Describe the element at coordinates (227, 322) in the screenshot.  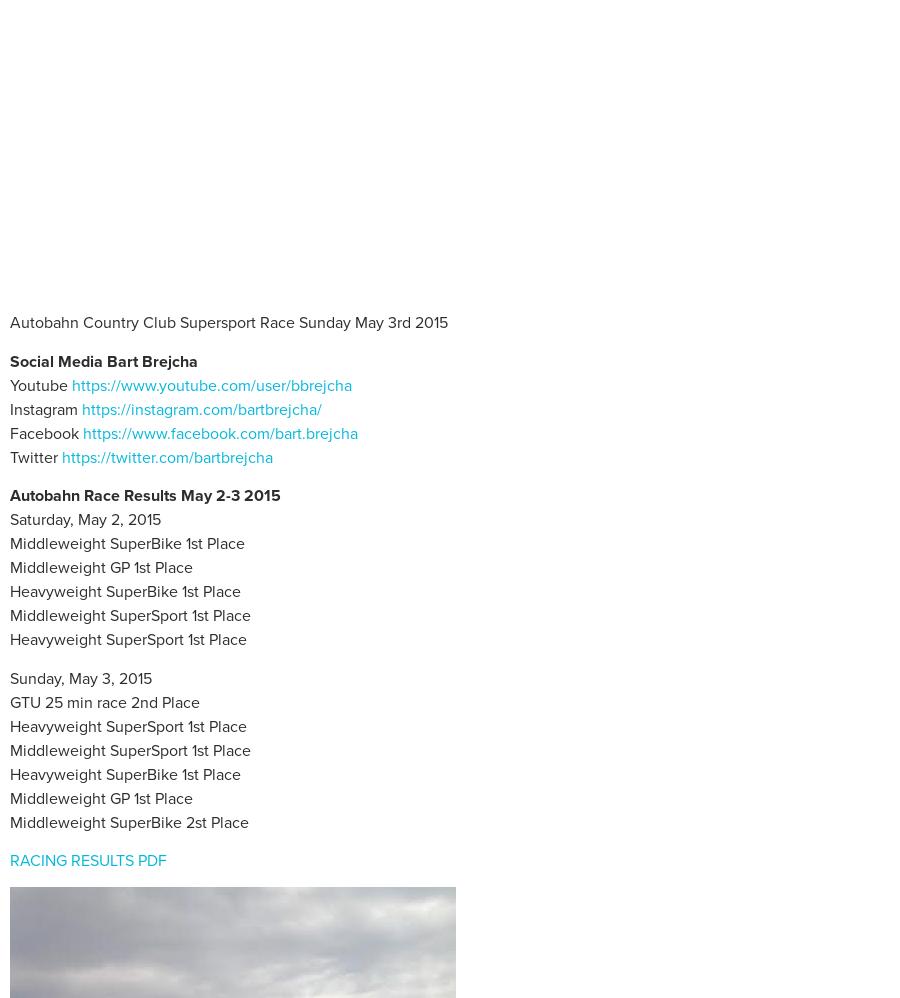
I see `'Autobahn Country Club Supersport Race Sunday May 3rd 2015'` at that location.